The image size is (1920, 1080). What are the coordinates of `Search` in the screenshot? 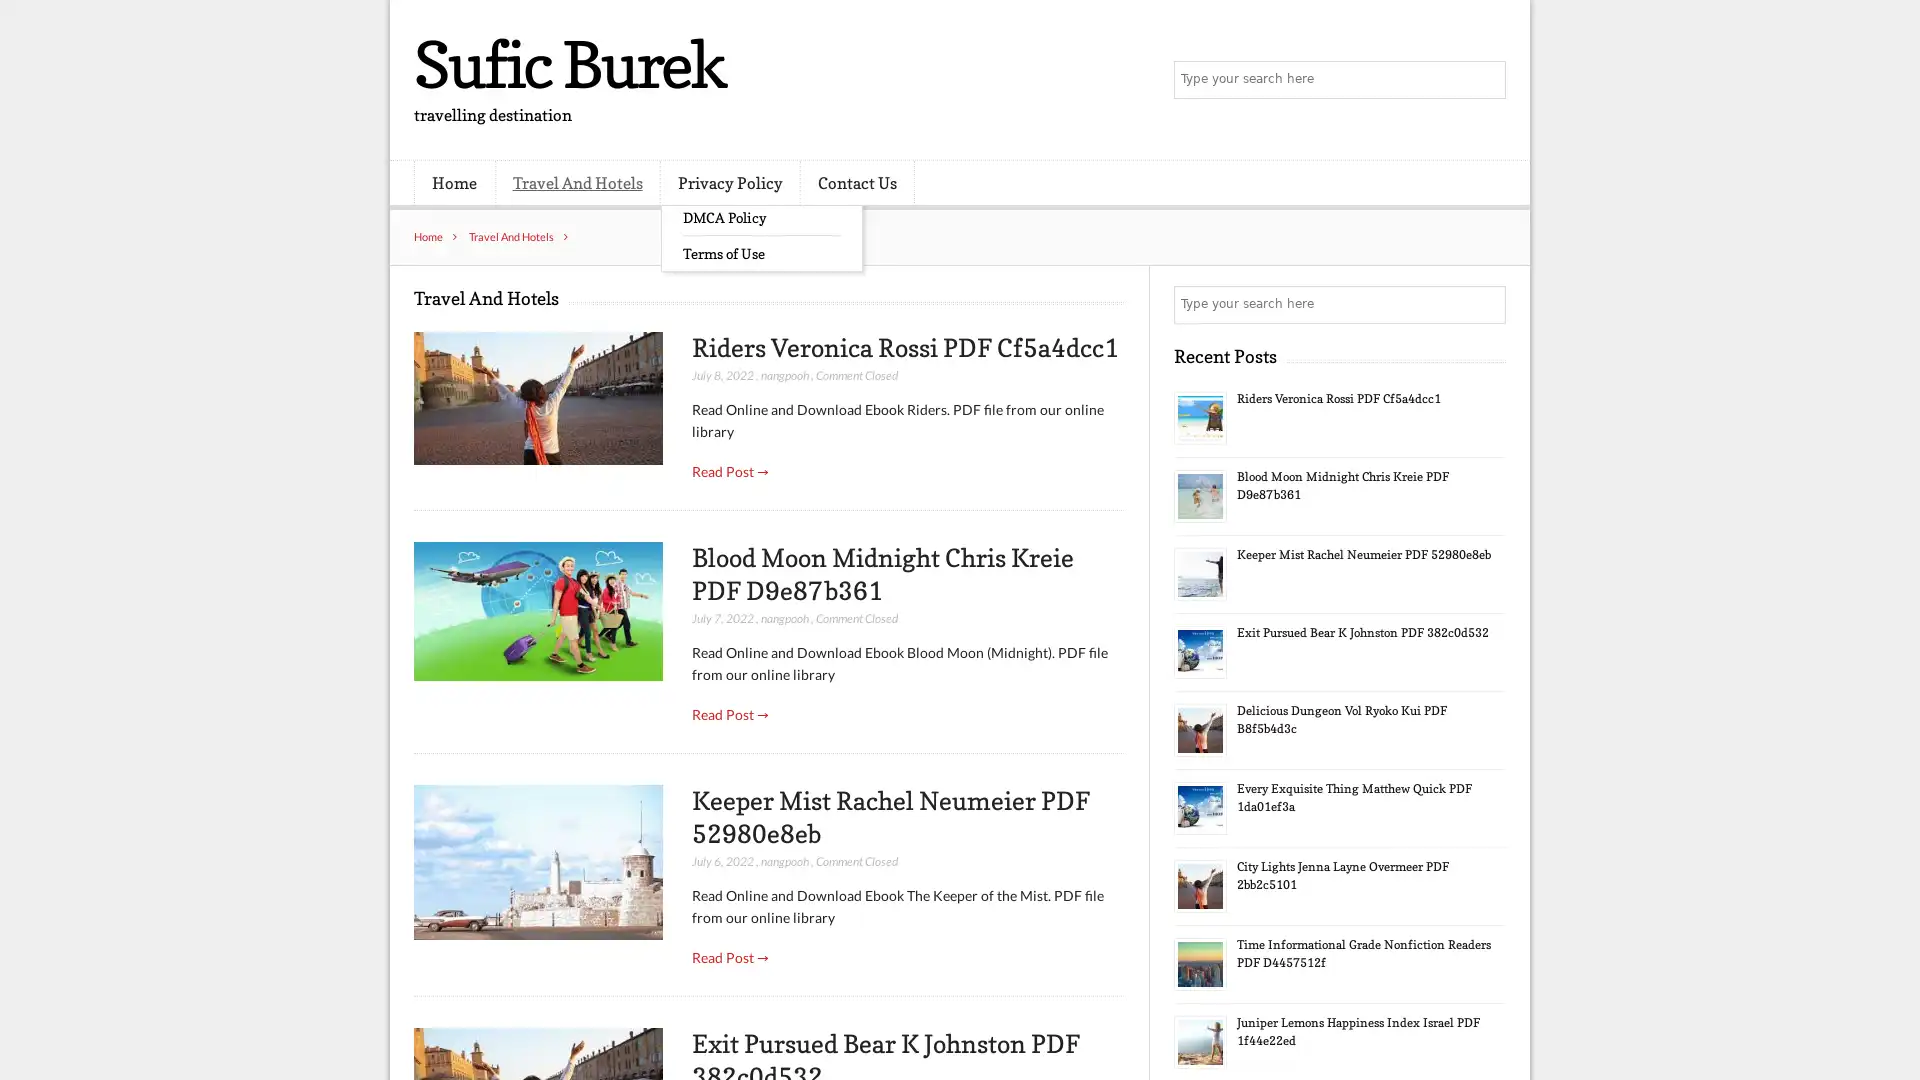 It's located at (1485, 80).